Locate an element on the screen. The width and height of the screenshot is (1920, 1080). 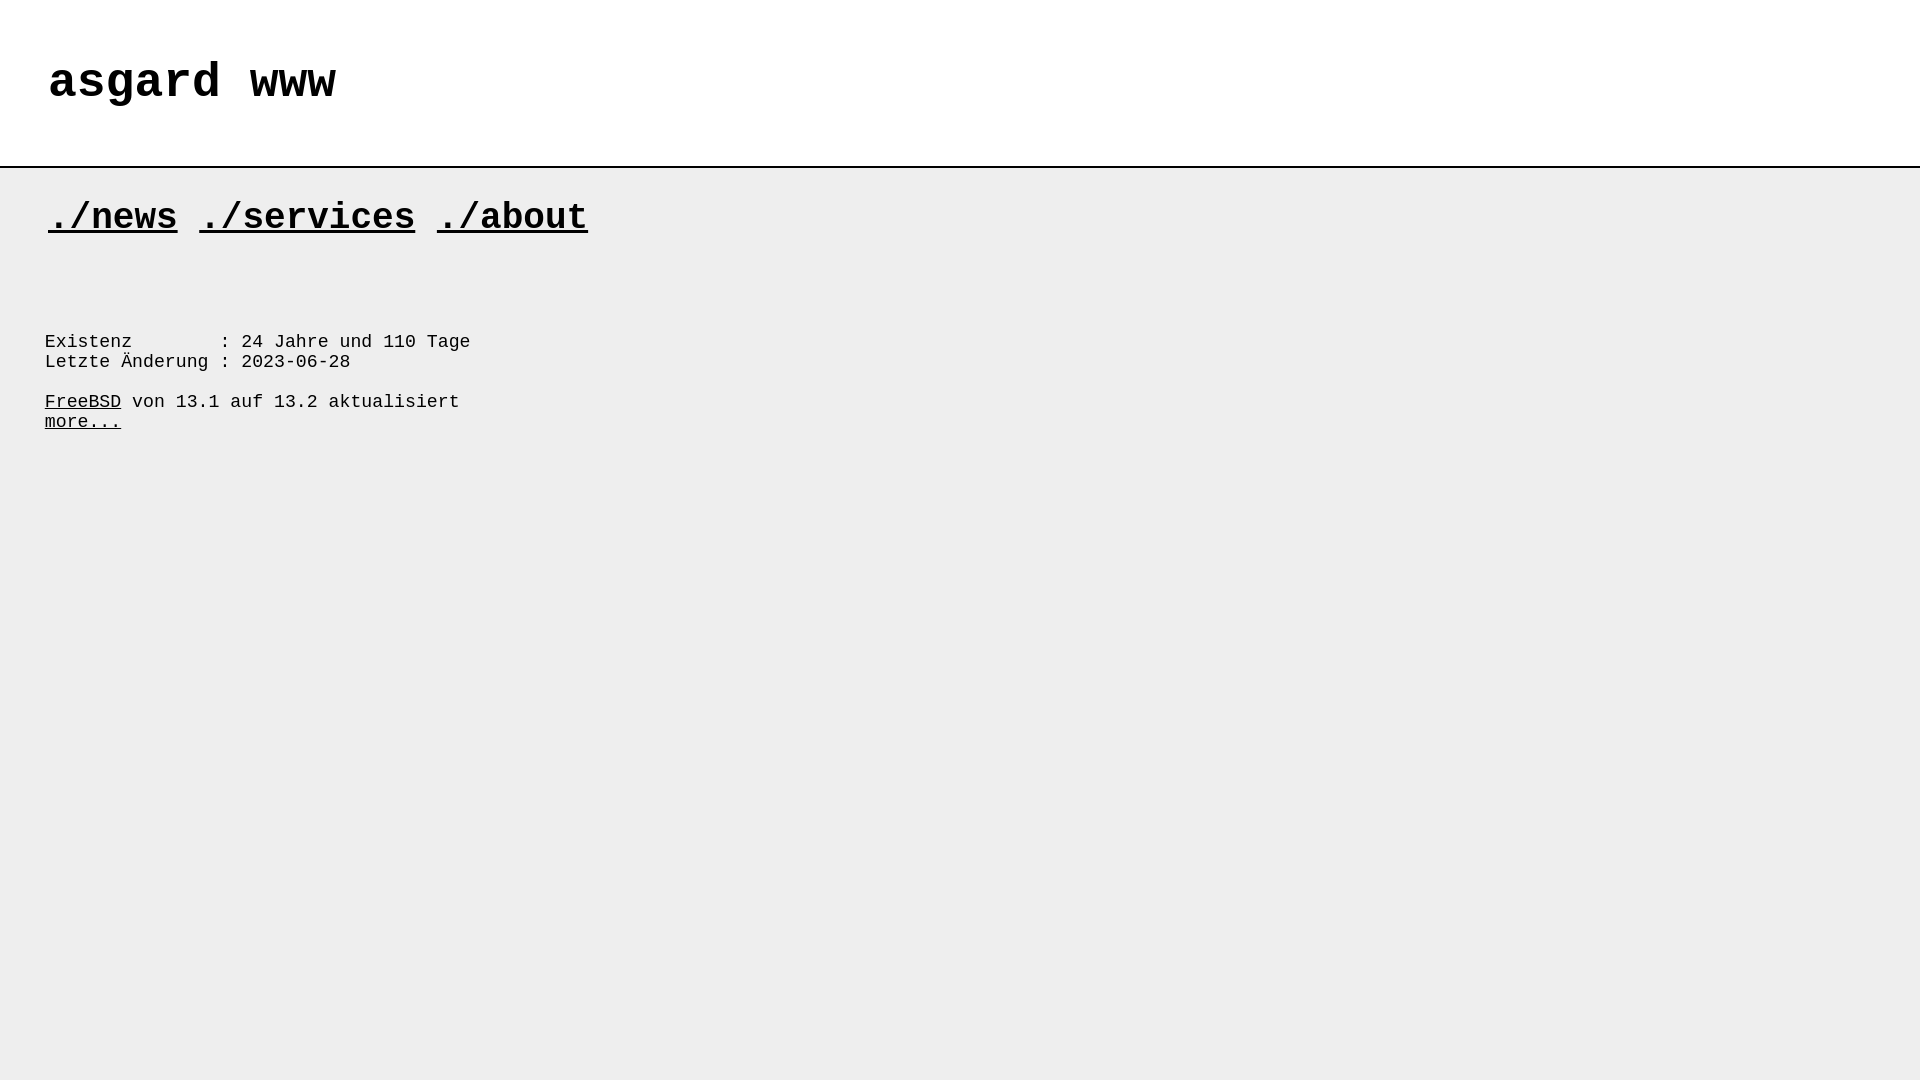
'asgard' is located at coordinates (48, 82).